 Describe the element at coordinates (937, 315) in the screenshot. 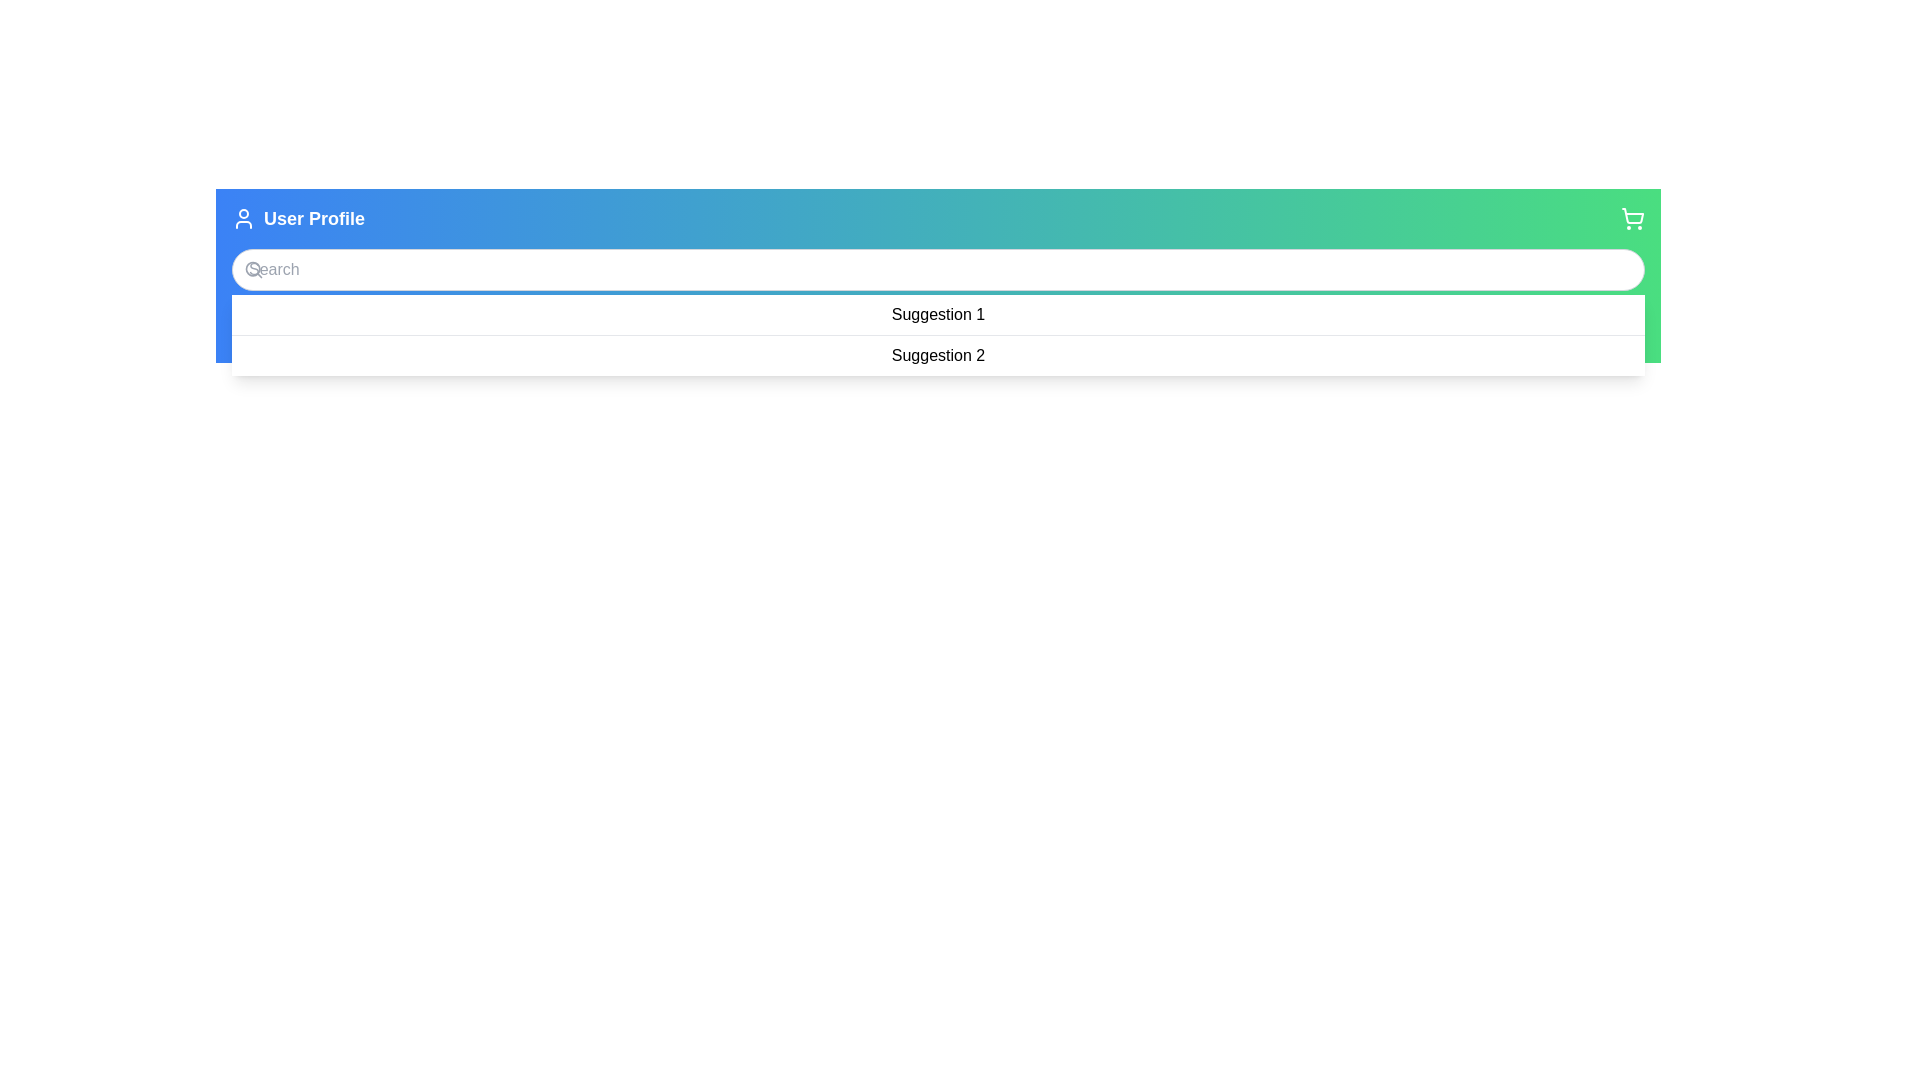

I see `the dropdown list item labeled 'Suggestion 1'` at that location.